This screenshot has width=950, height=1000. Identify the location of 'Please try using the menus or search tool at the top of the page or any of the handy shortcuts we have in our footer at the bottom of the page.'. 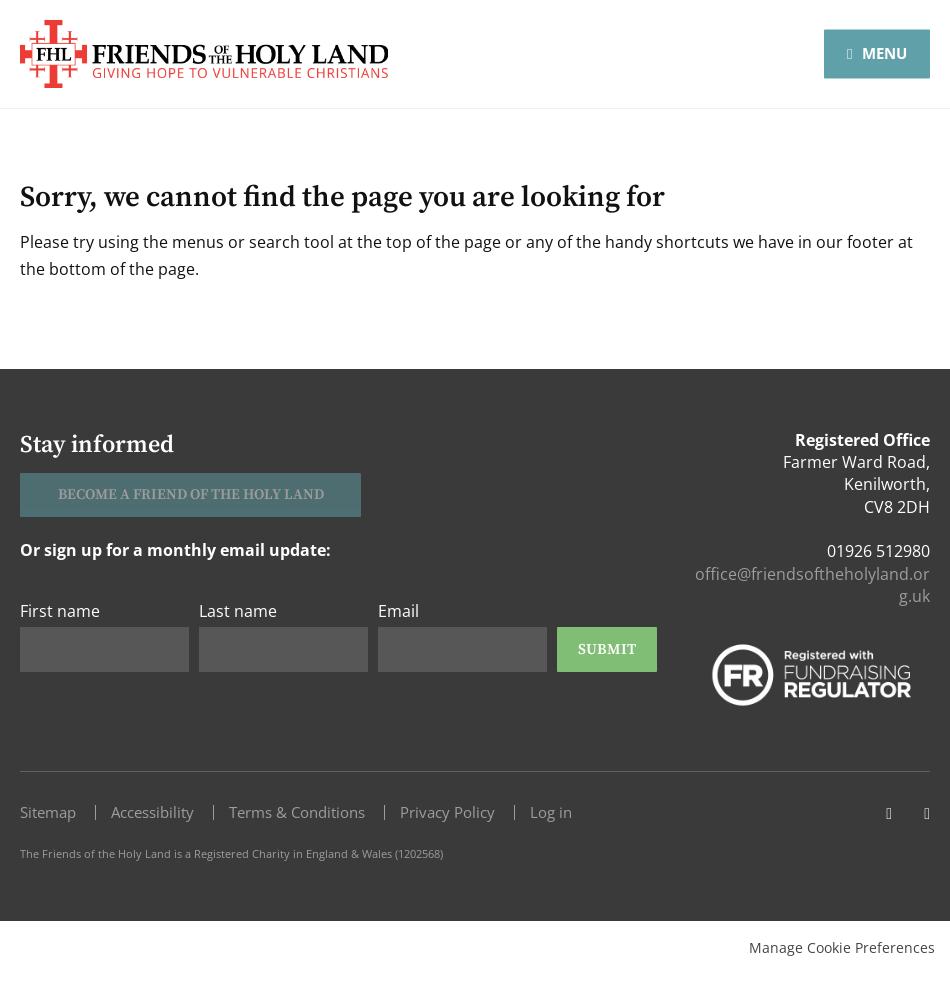
(465, 255).